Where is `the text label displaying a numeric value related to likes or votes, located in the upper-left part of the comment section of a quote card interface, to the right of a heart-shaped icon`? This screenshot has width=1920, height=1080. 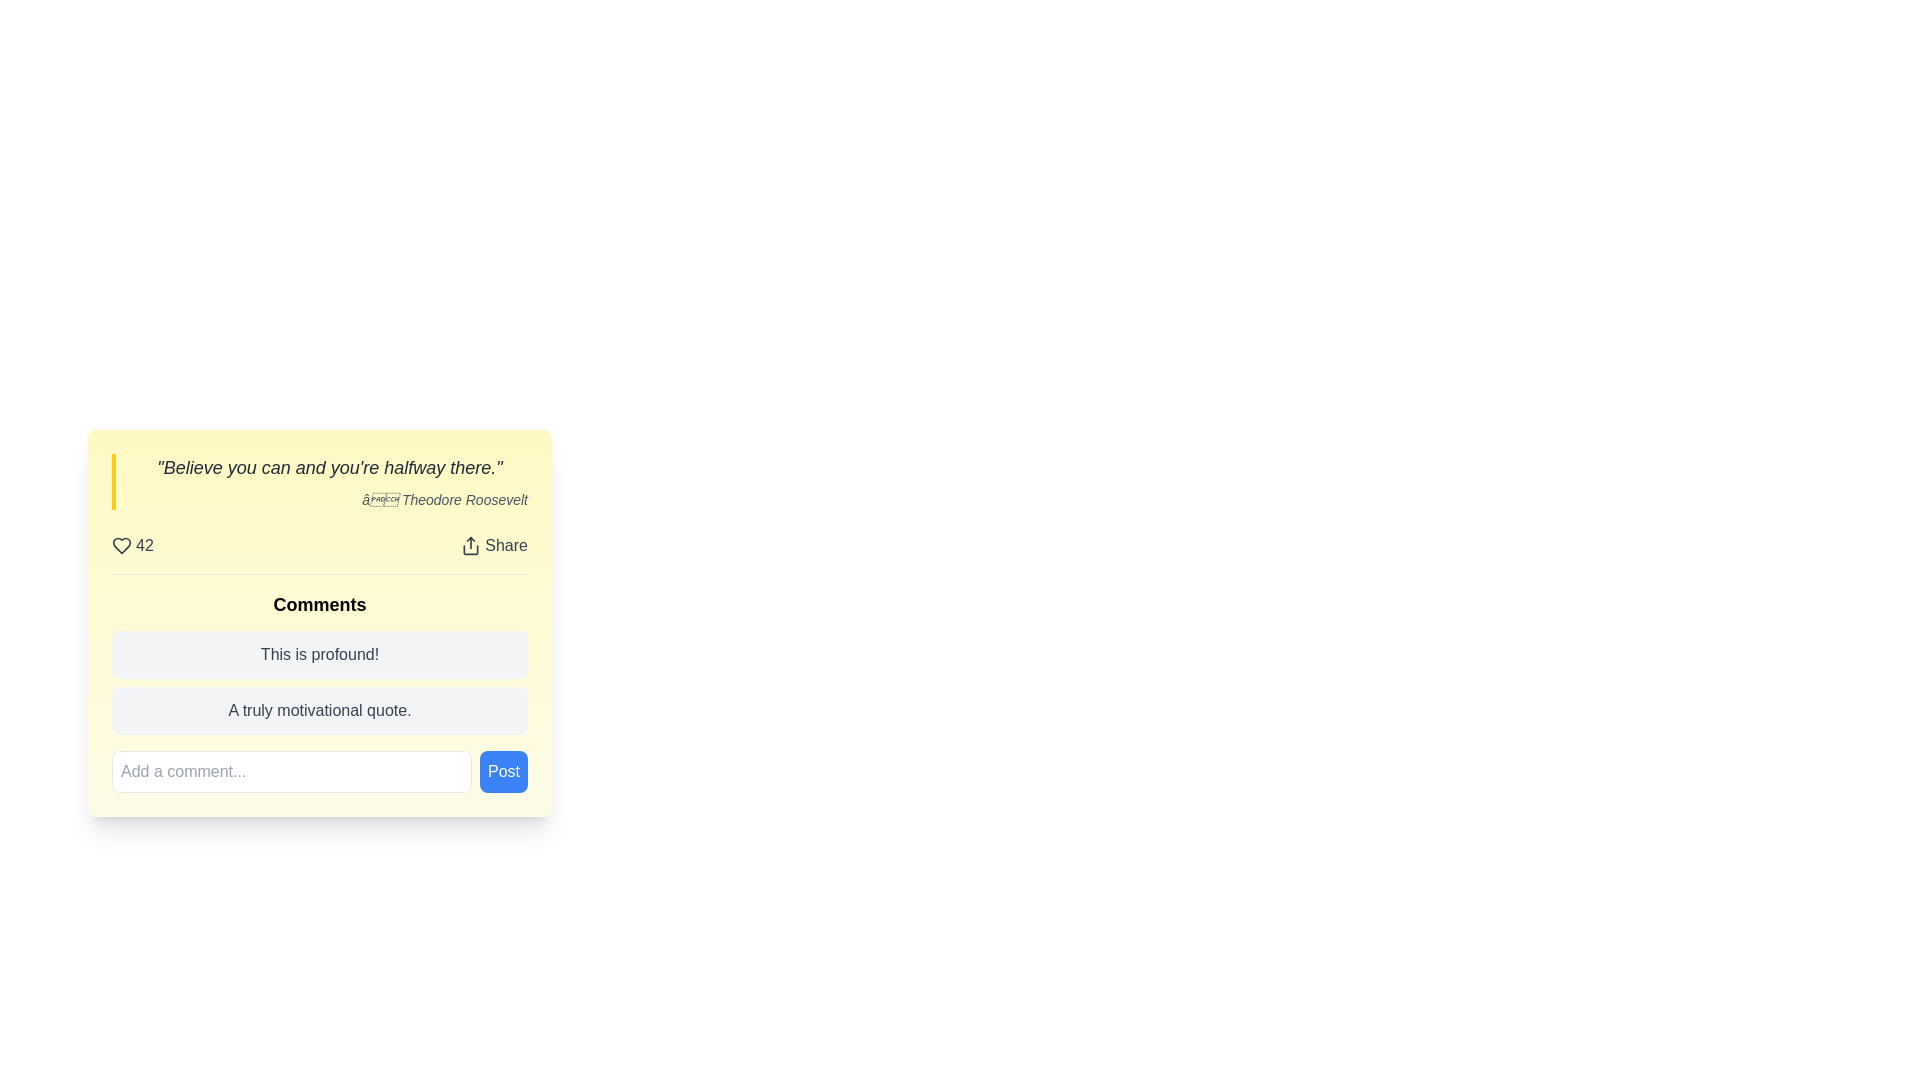
the text label displaying a numeric value related to likes or votes, located in the upper-left part of the comment section of a quote card interface, to the right of a heart-shaped icon is located at coordinates (143, 546).